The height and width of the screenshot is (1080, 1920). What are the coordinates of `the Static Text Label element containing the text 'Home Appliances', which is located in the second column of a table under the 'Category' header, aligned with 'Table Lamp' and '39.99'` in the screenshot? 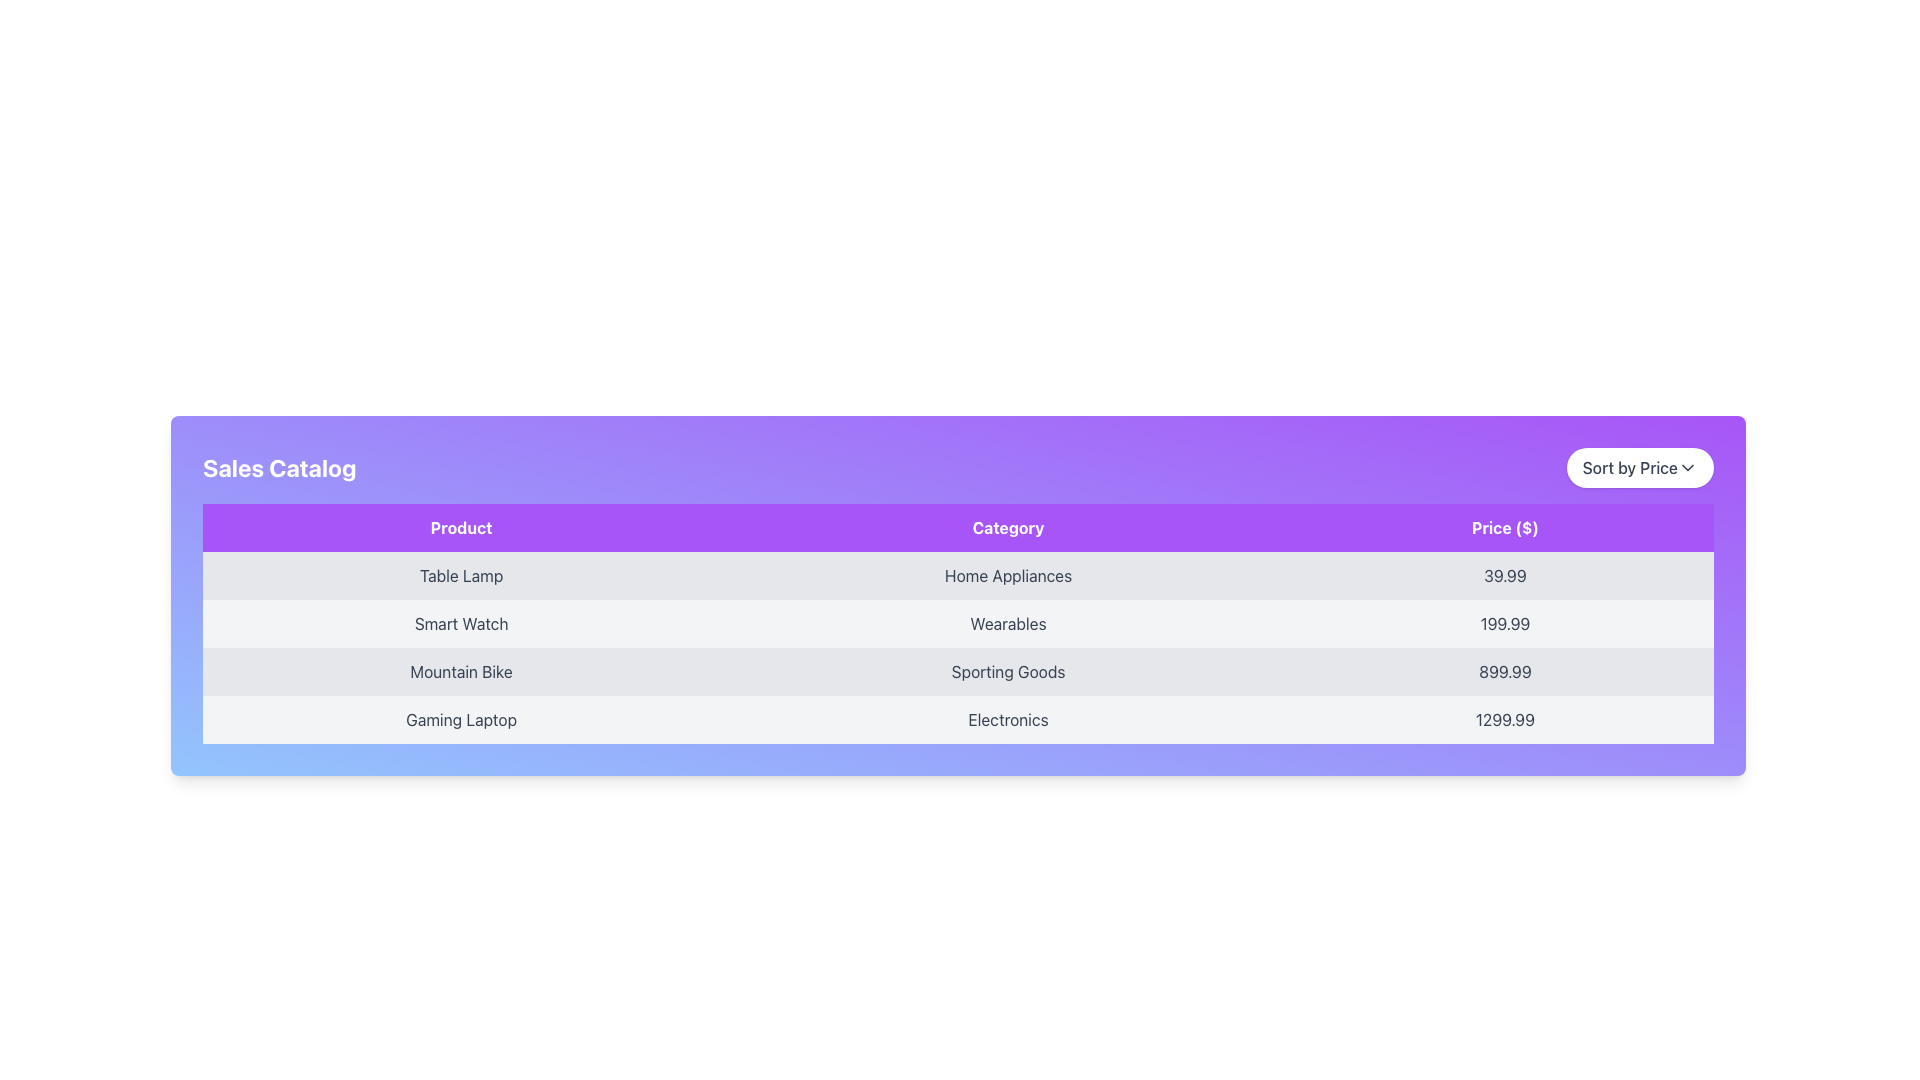 It's located at (1008, 575).